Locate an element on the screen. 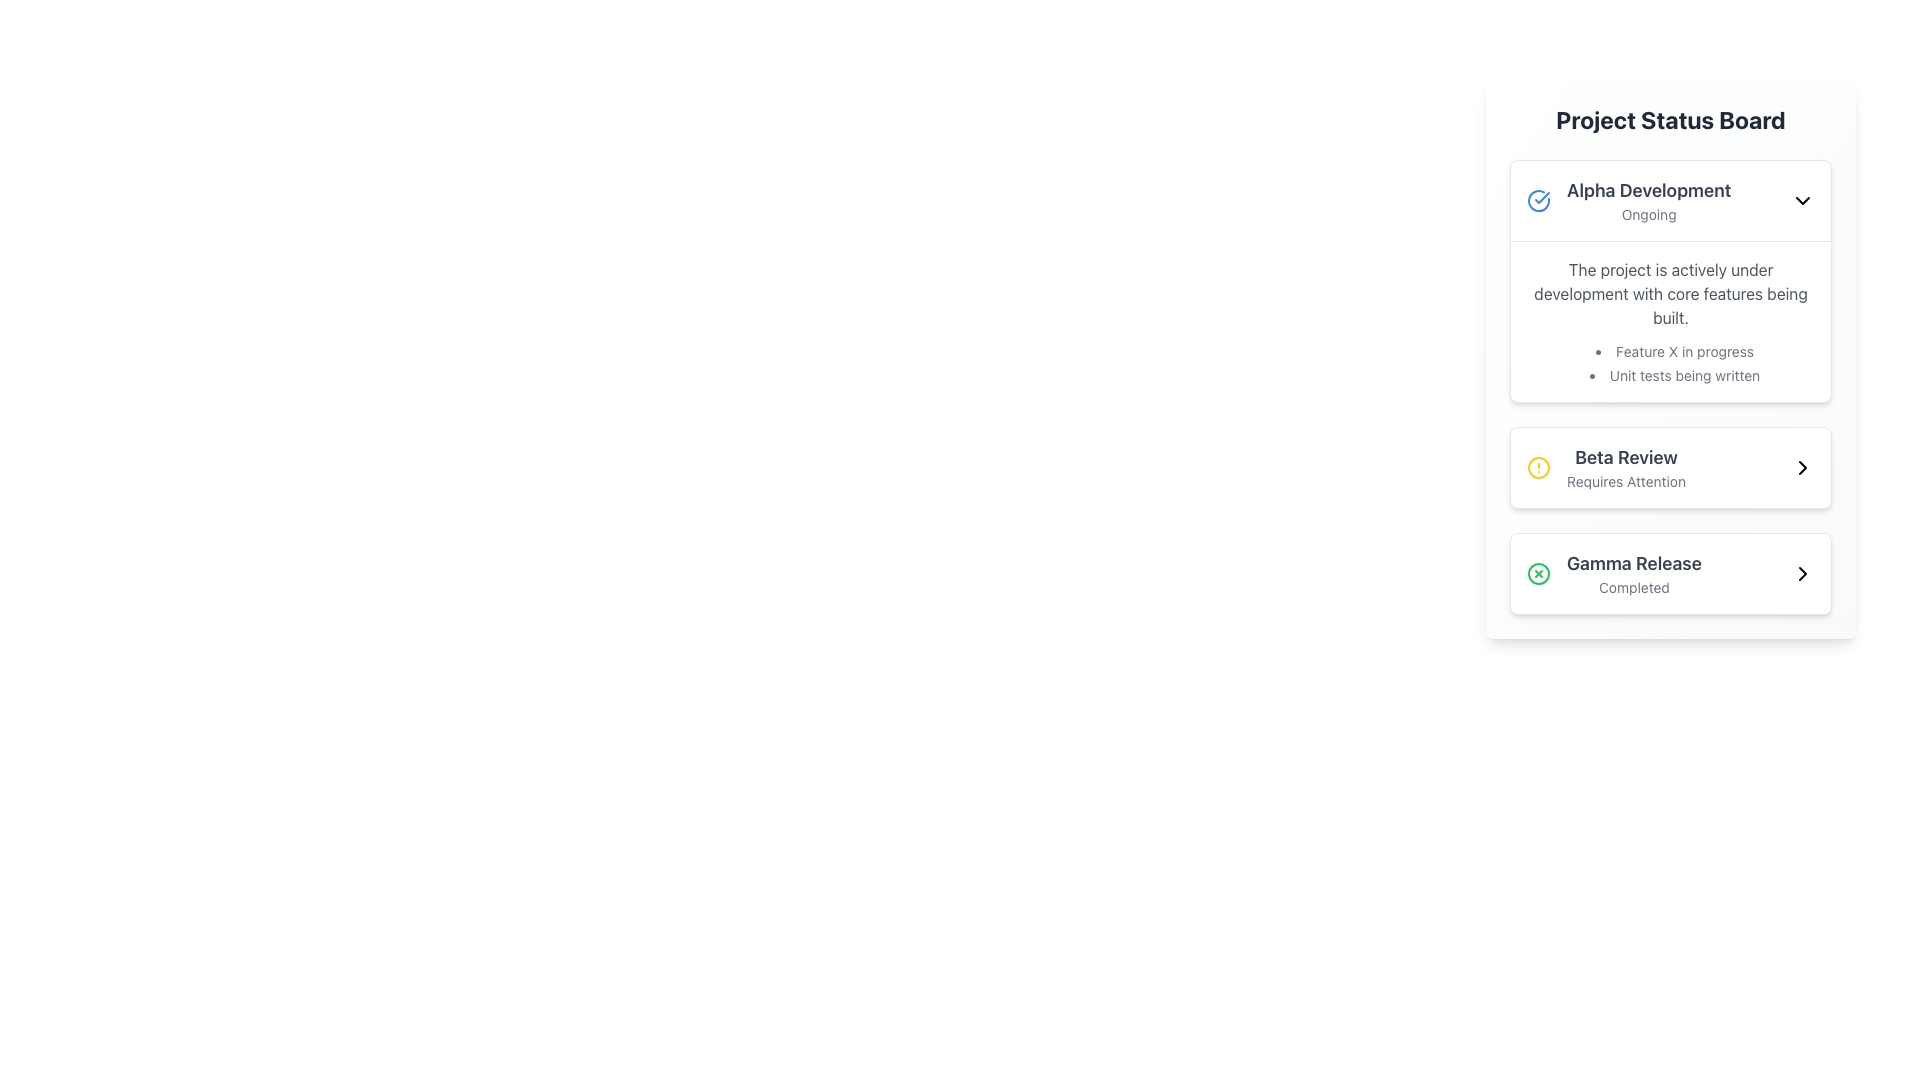 This screenshot has width=1920, height=1080. the 'Beta Review' text label in the second status card of the 'Project Status Board' section is located at coordinates (1626, 458).